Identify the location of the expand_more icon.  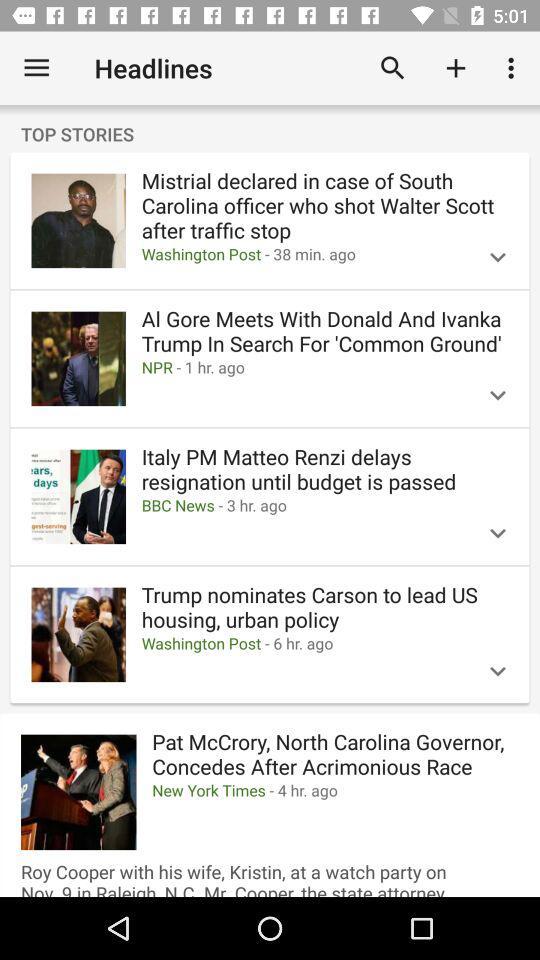
(496, 256).